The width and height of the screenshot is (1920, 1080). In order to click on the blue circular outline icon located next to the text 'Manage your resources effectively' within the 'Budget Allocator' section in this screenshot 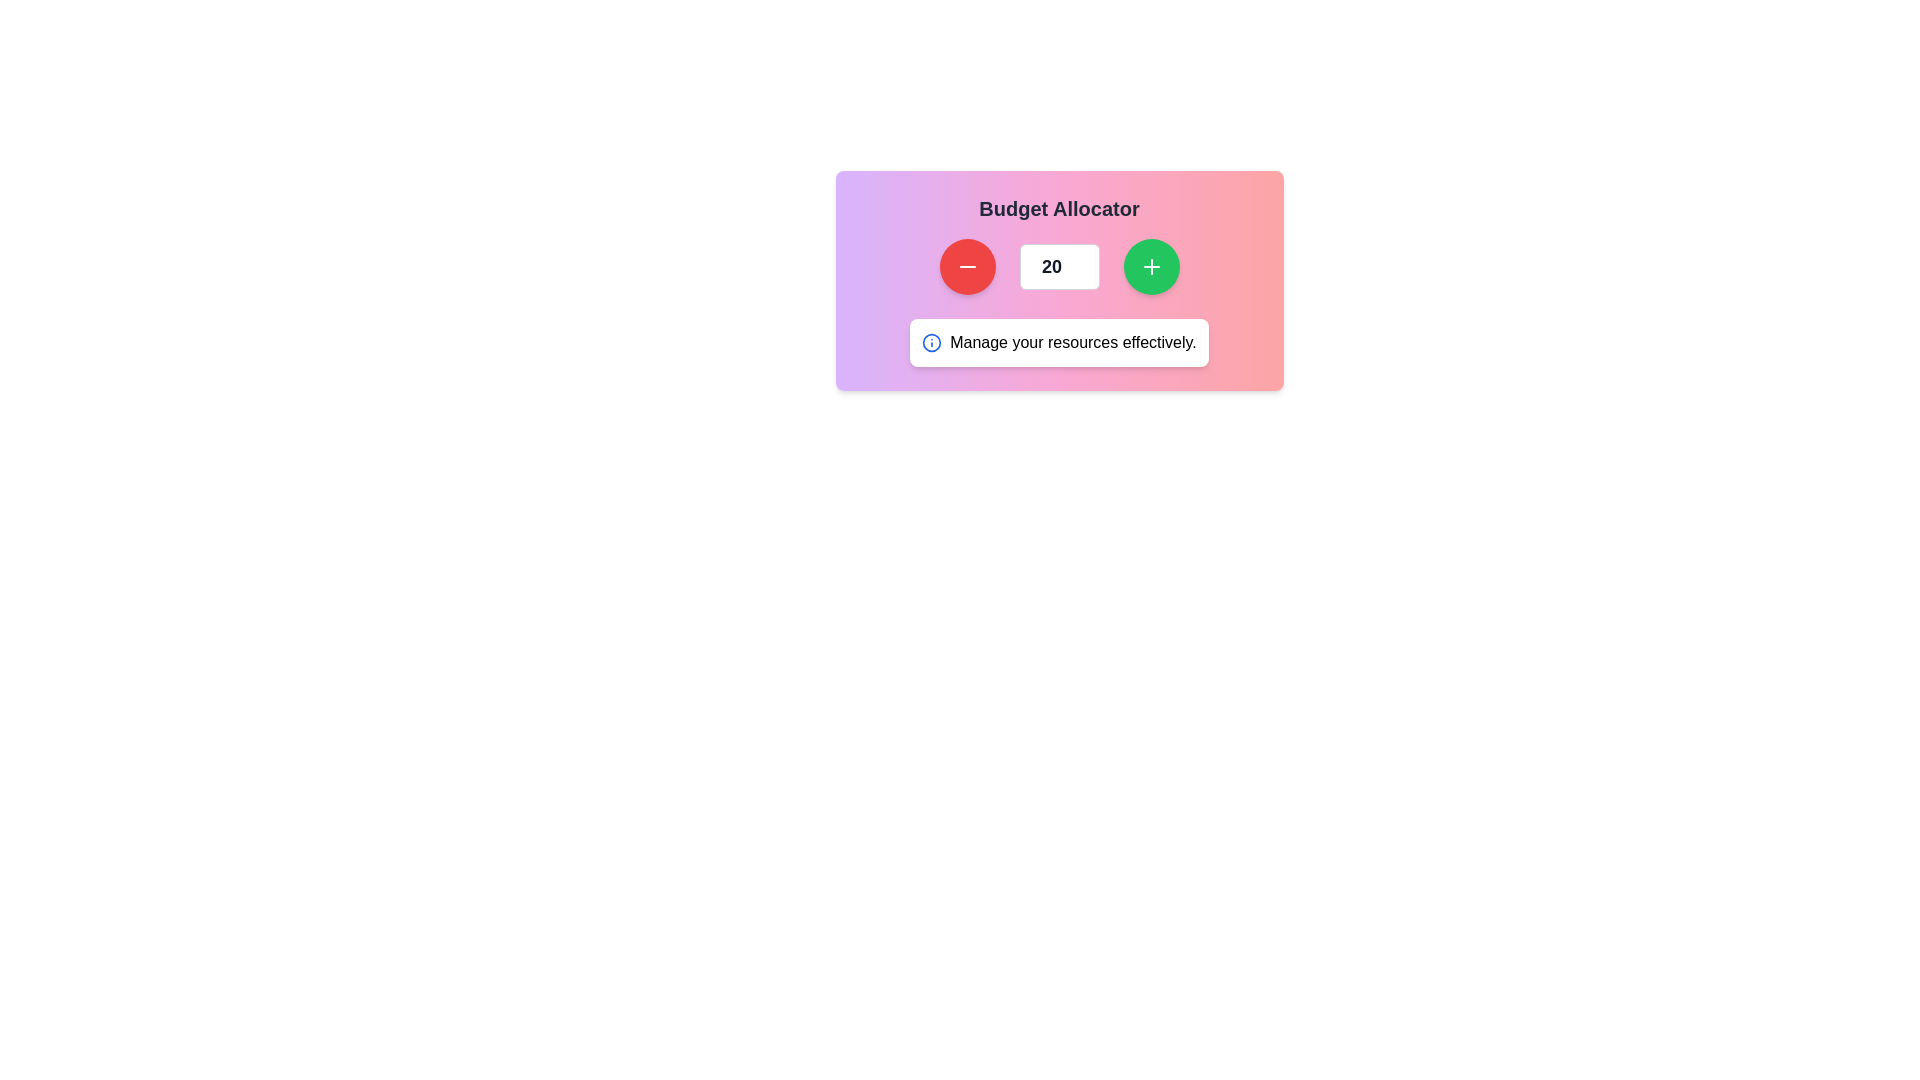, I will do `click(931, 342)`.